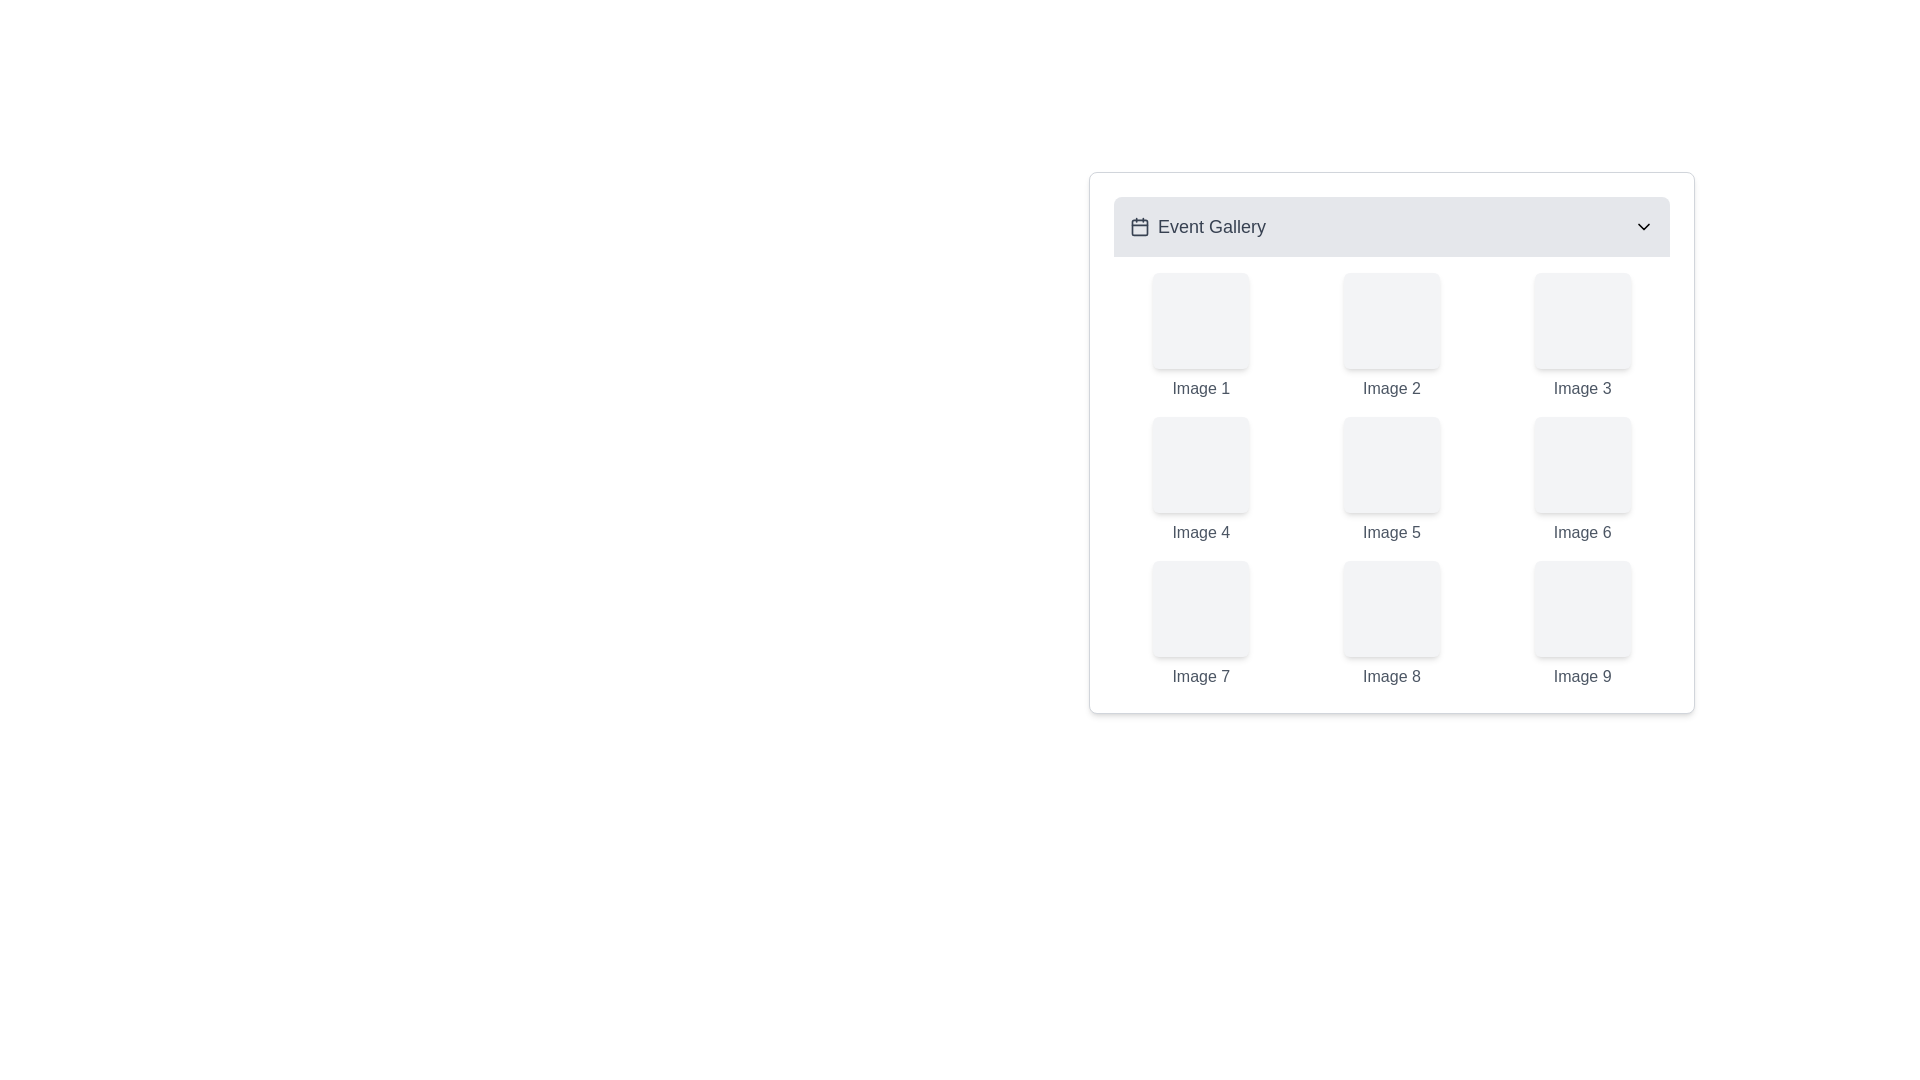  Describe the element at coordinates (1211, 226) in the screenshot. I see `the 'Event Gallery' text label located in the header layout, which serves as a title for that section` at that location.